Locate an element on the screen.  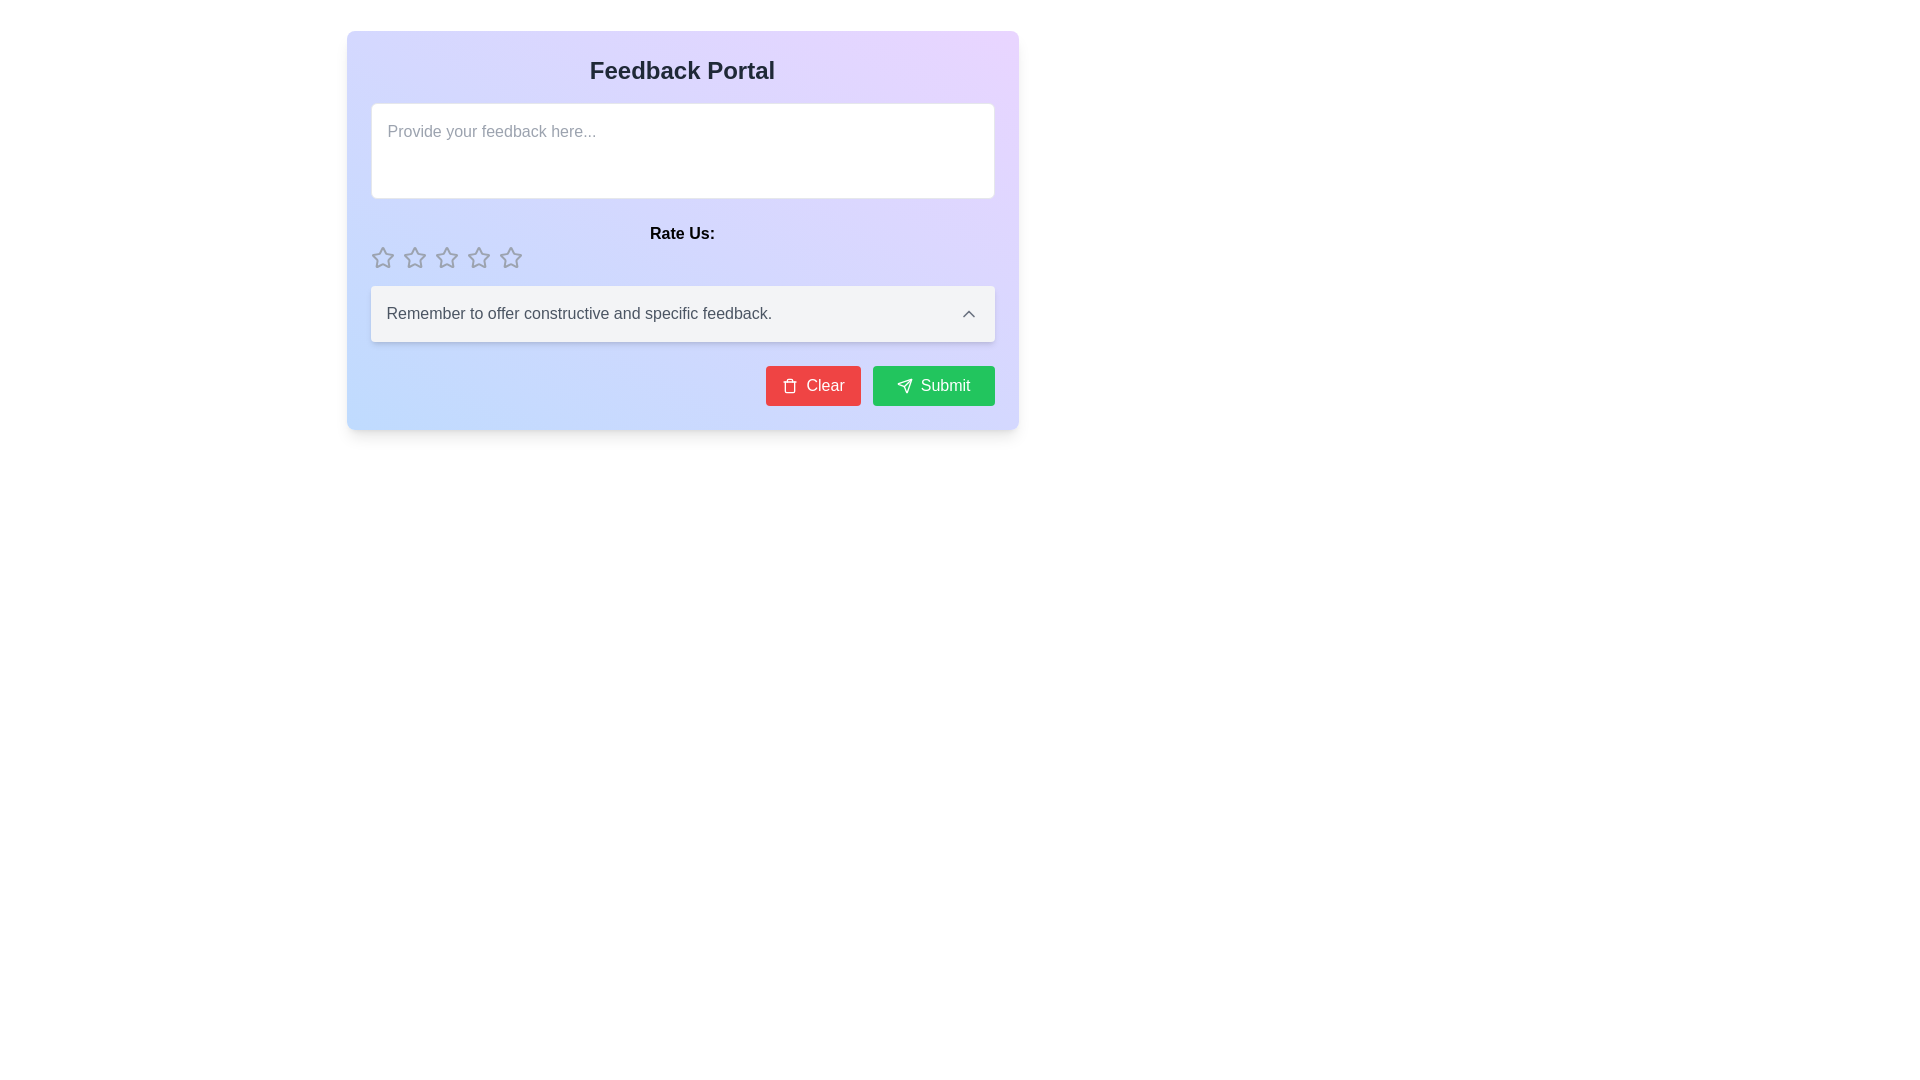
the first star icon in the rating system located under the 'Rate Us:' label is located at coordinates (382, 257).